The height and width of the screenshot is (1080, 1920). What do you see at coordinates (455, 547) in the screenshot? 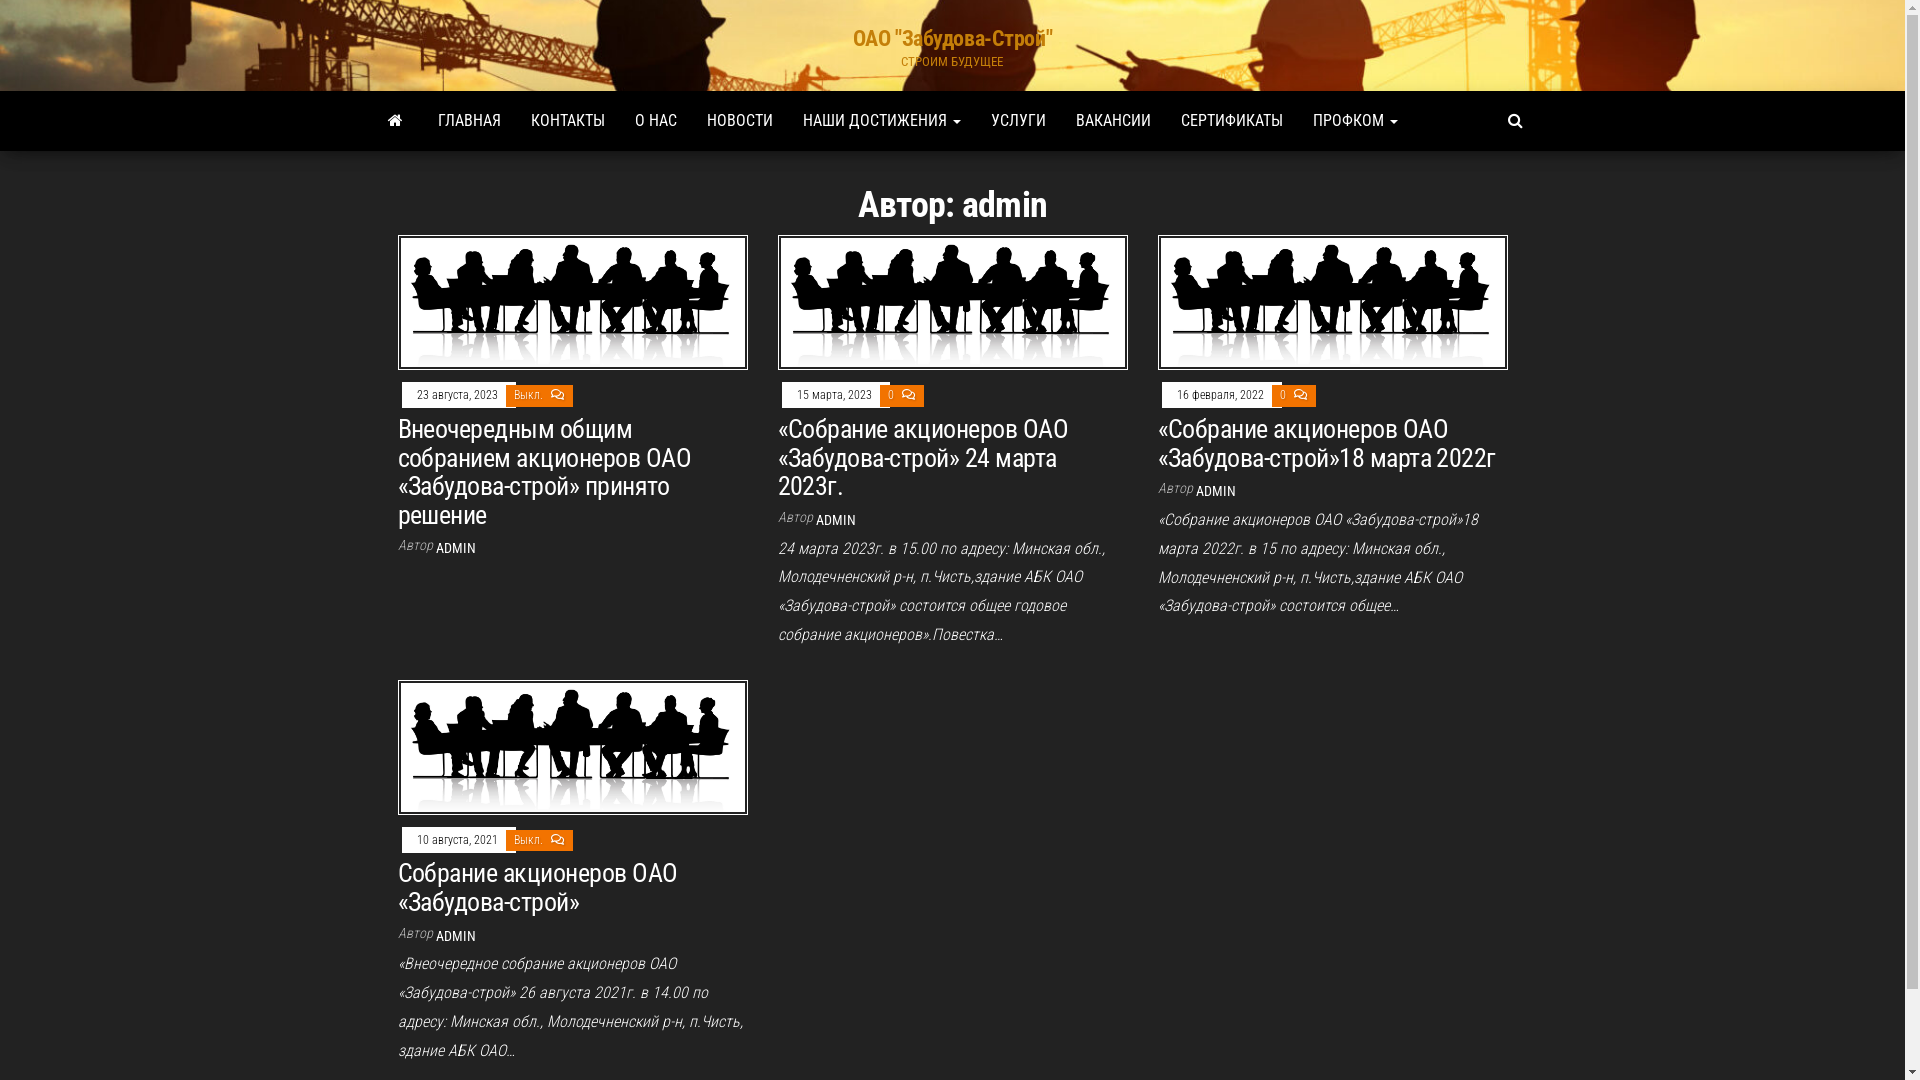
I see `'ADMIN'` at bounding box center [455, 547].